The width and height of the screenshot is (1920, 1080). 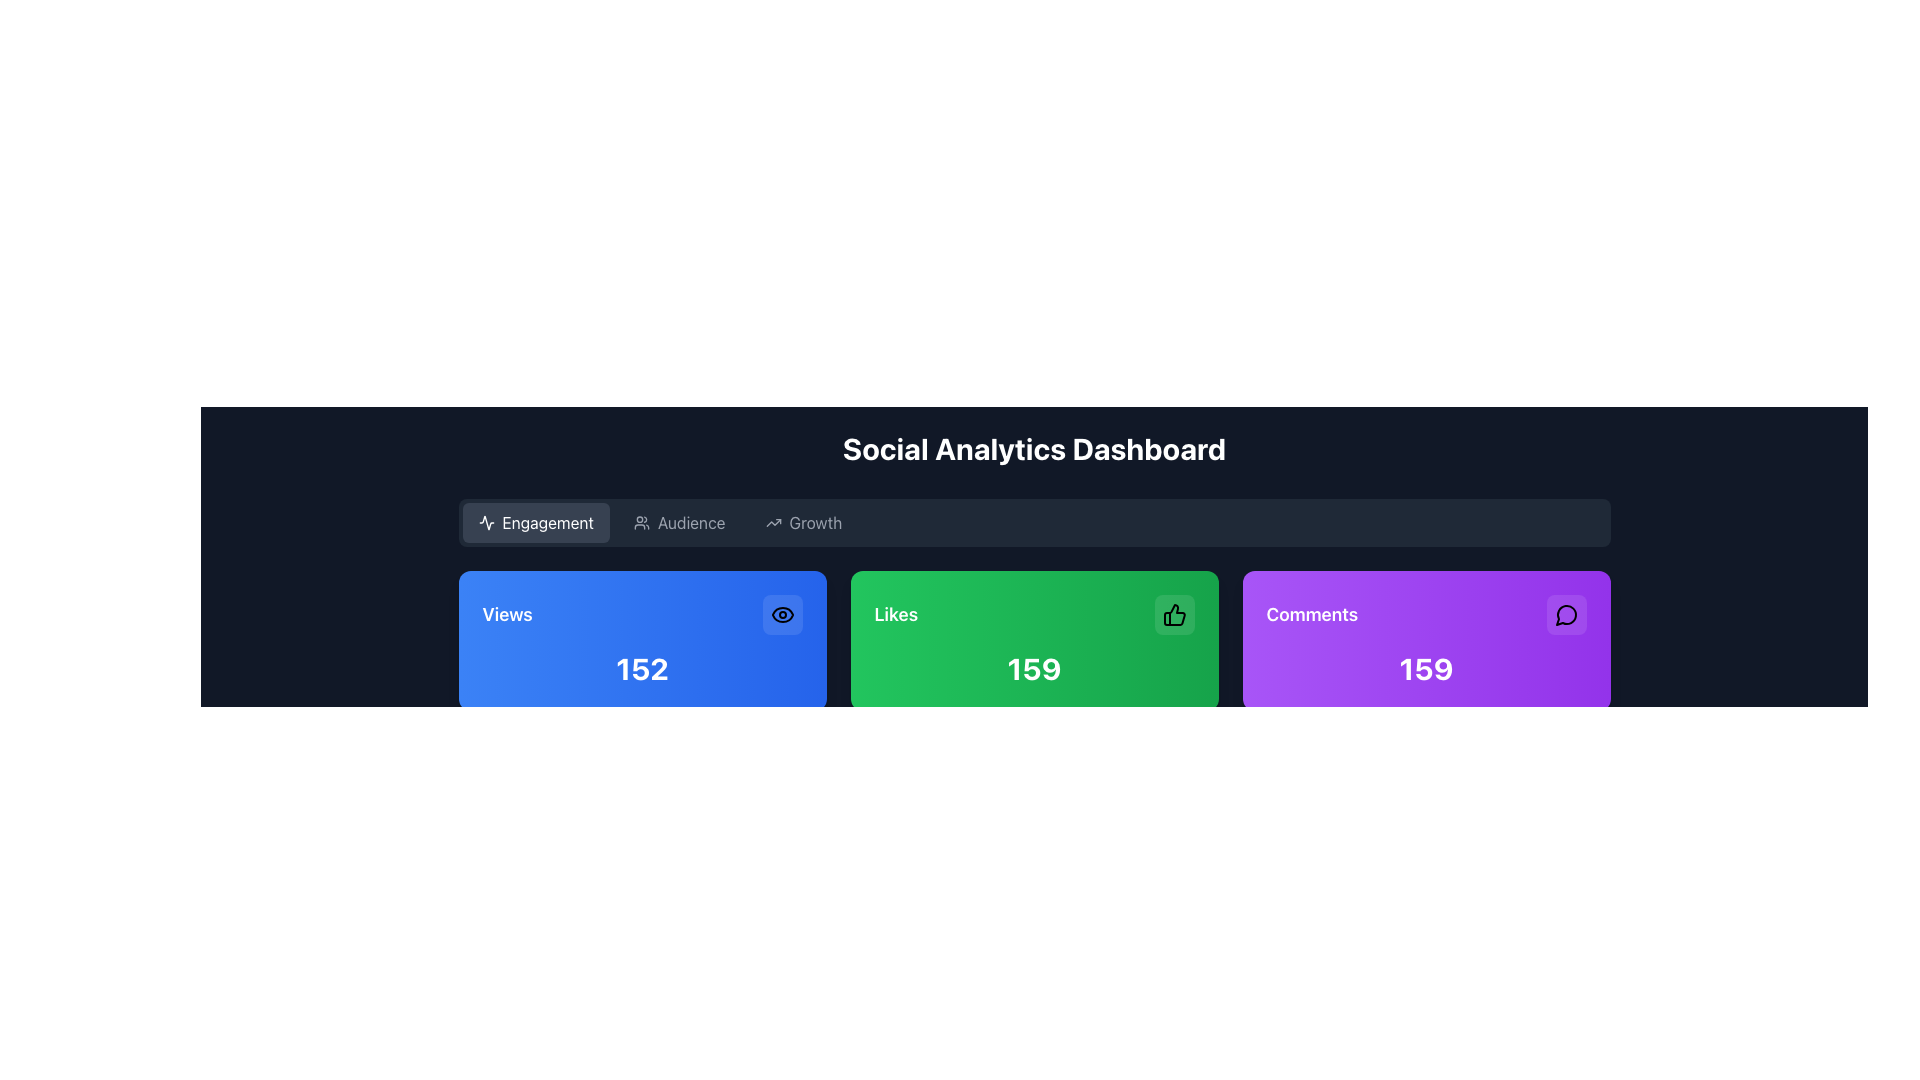 What do you see at coordinates (781, 613) in the screenshot?
I see `the eye icon in the 'Views' section of the dashboard, which has a blue background, a circular black outline, and a white center, located adjacent to the text '152'` at bounding box center [781, 613].